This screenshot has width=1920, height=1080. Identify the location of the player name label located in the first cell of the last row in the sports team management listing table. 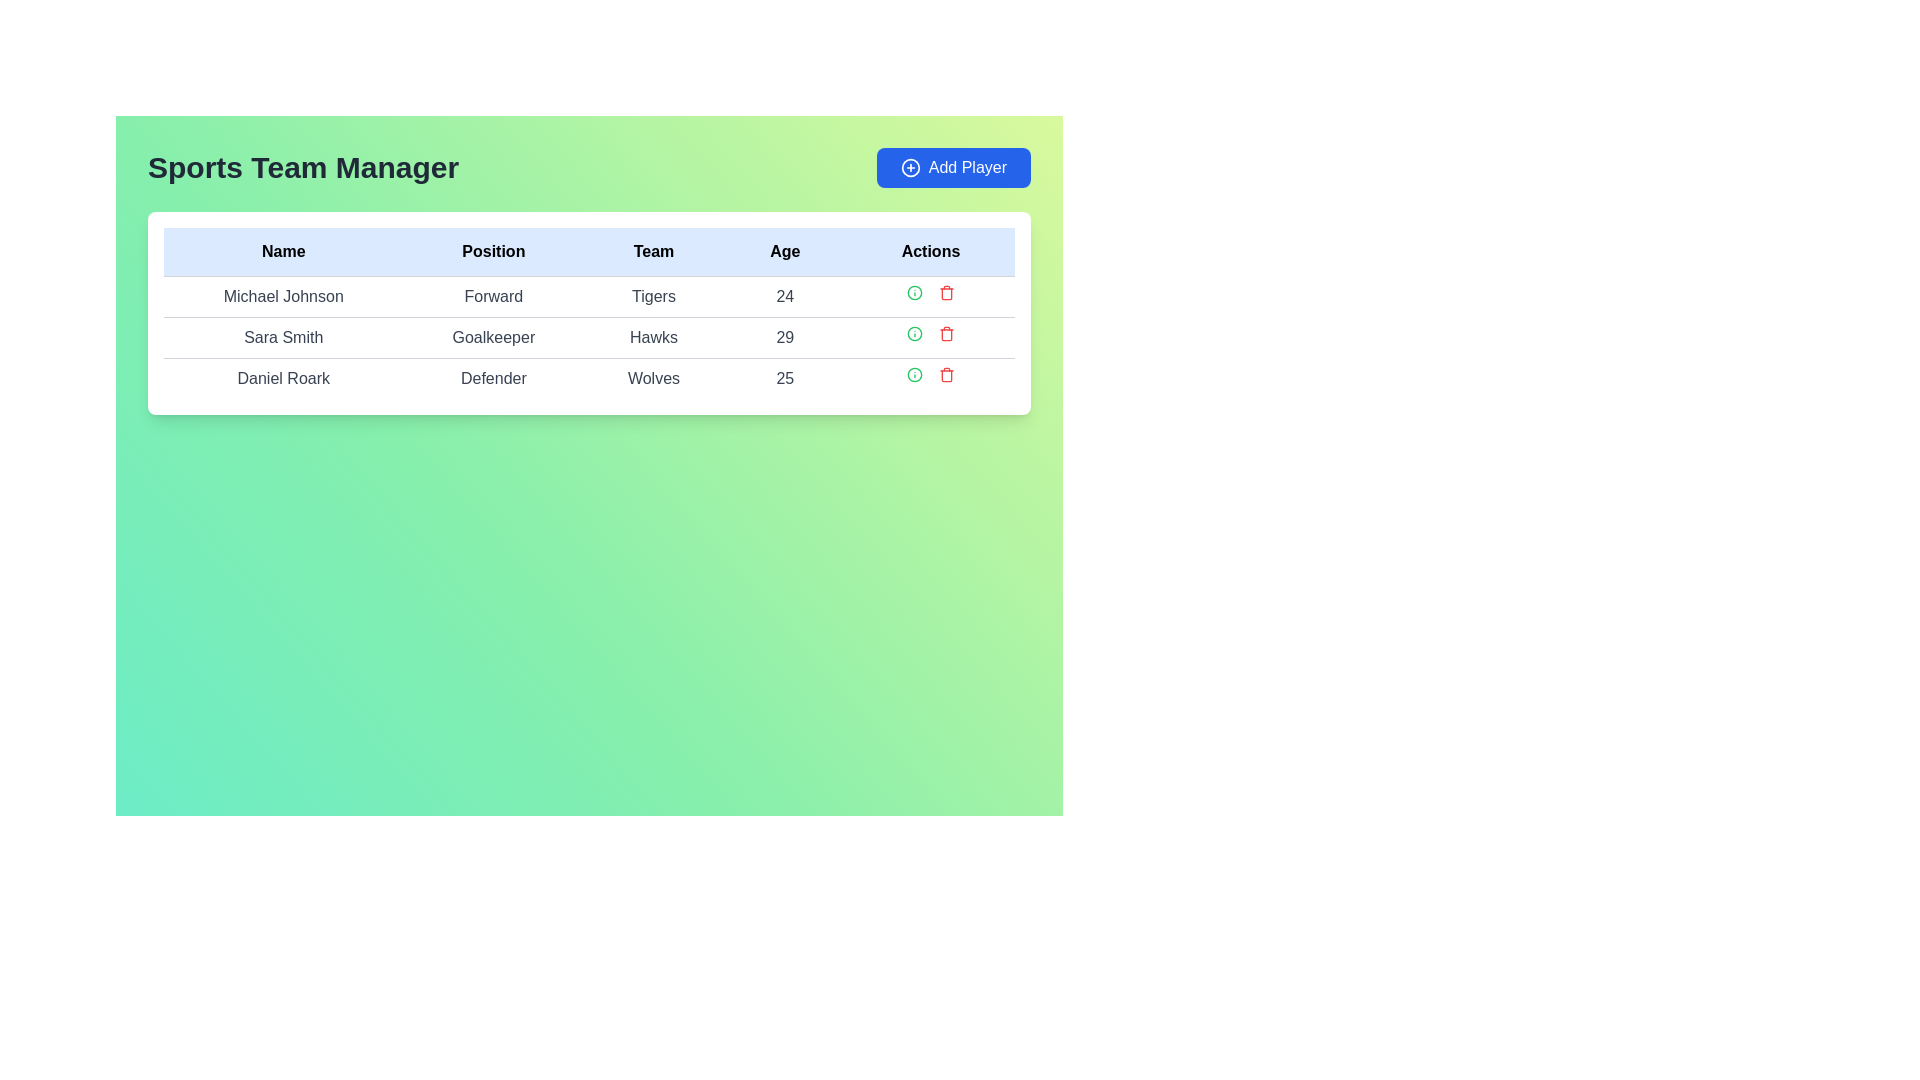
(282, 378).